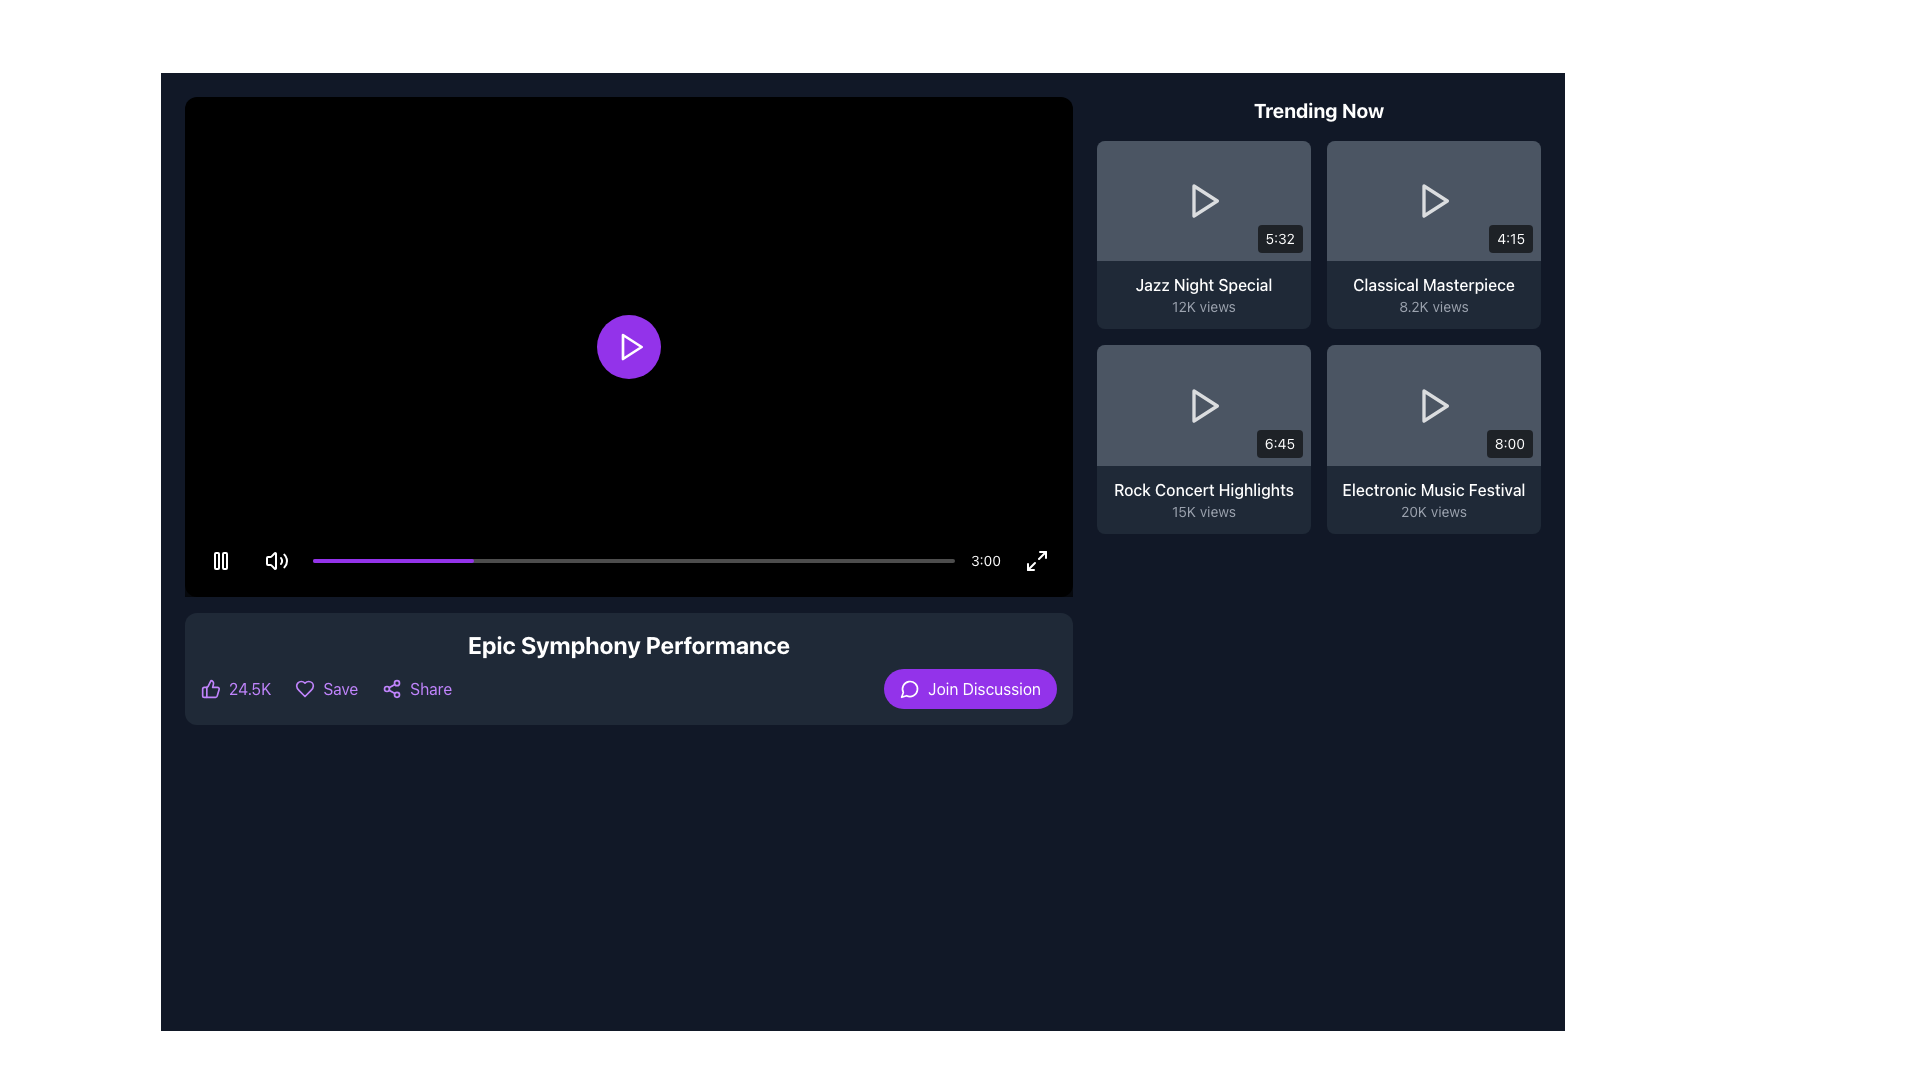  Describe the element at coordinates (1278, 442) in the screenshot. I see `the text label displaying the duration of the video associated with the 'Rock Concert Highlights' item in the bottom-right corner of the 'Trending Now' grid layout` at that location.